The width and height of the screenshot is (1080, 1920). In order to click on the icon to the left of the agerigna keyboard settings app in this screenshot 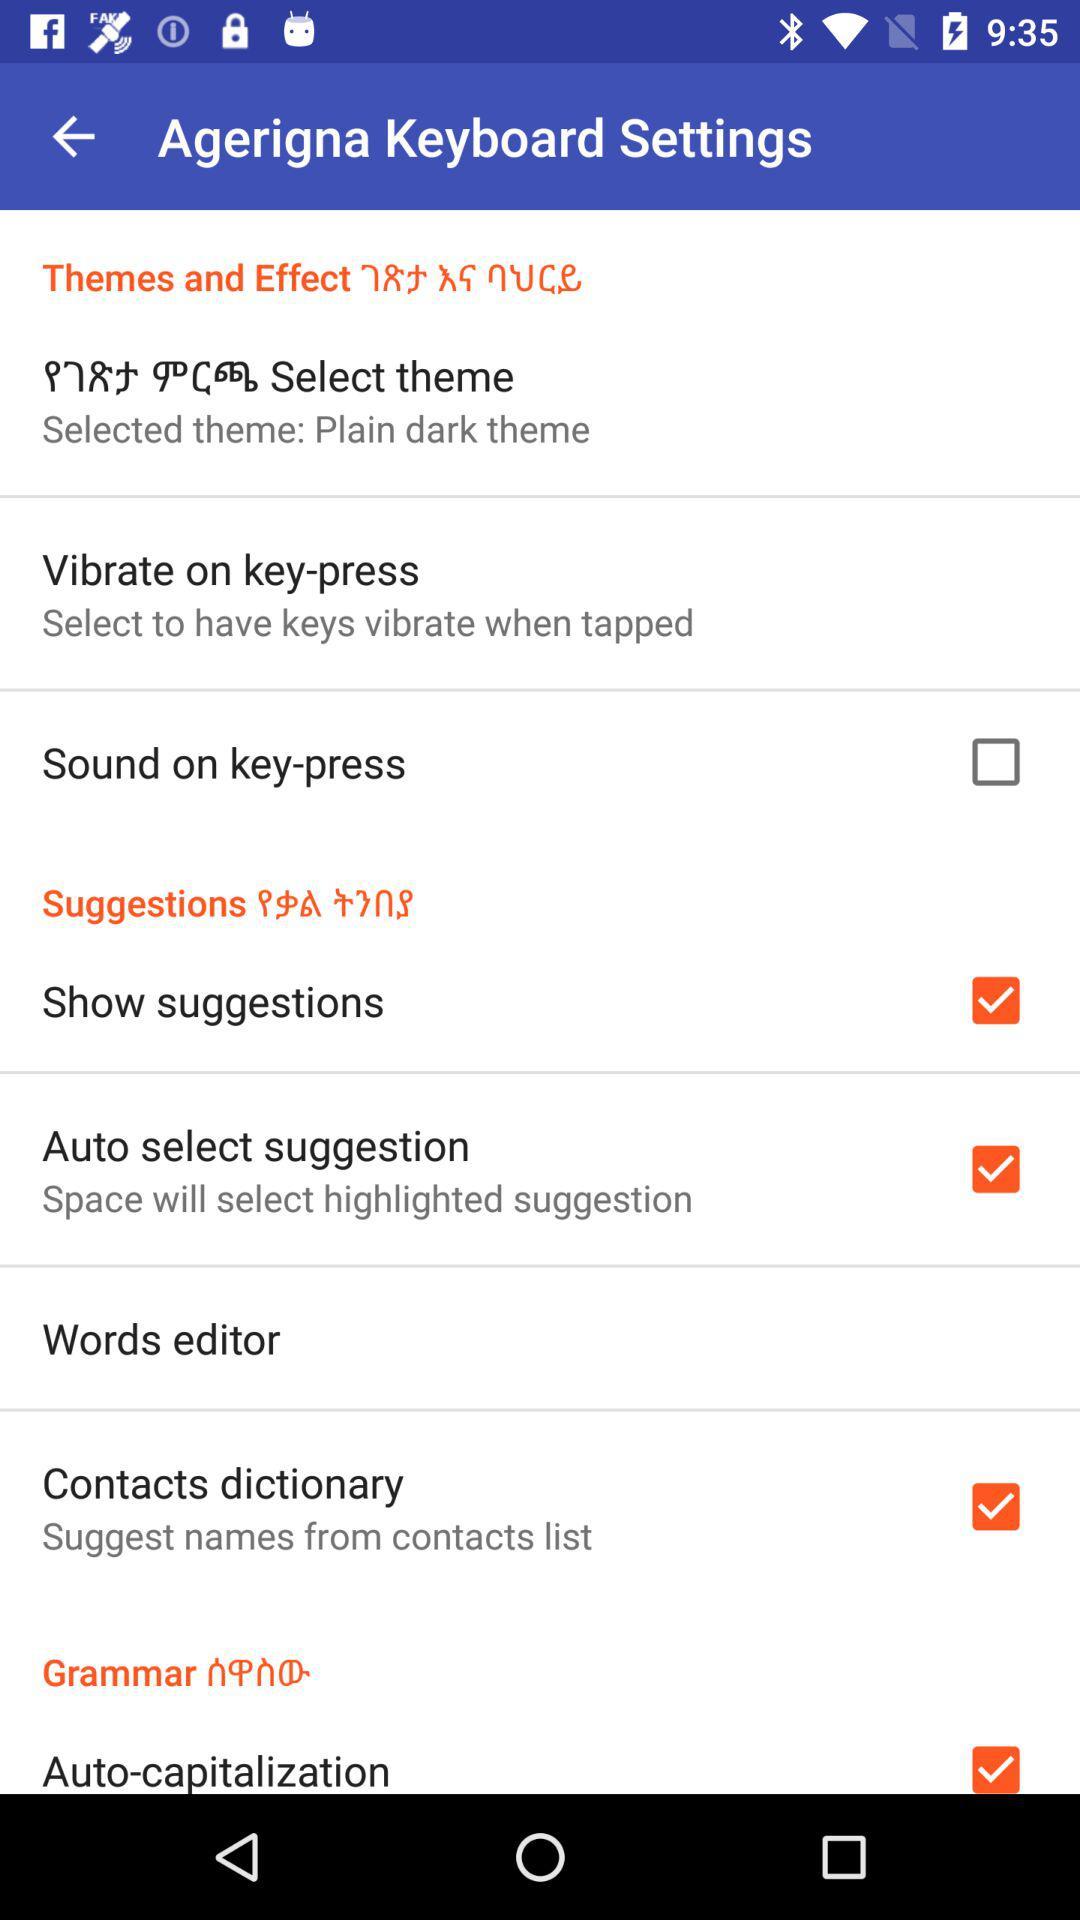, I will do `click(72, 135)`.